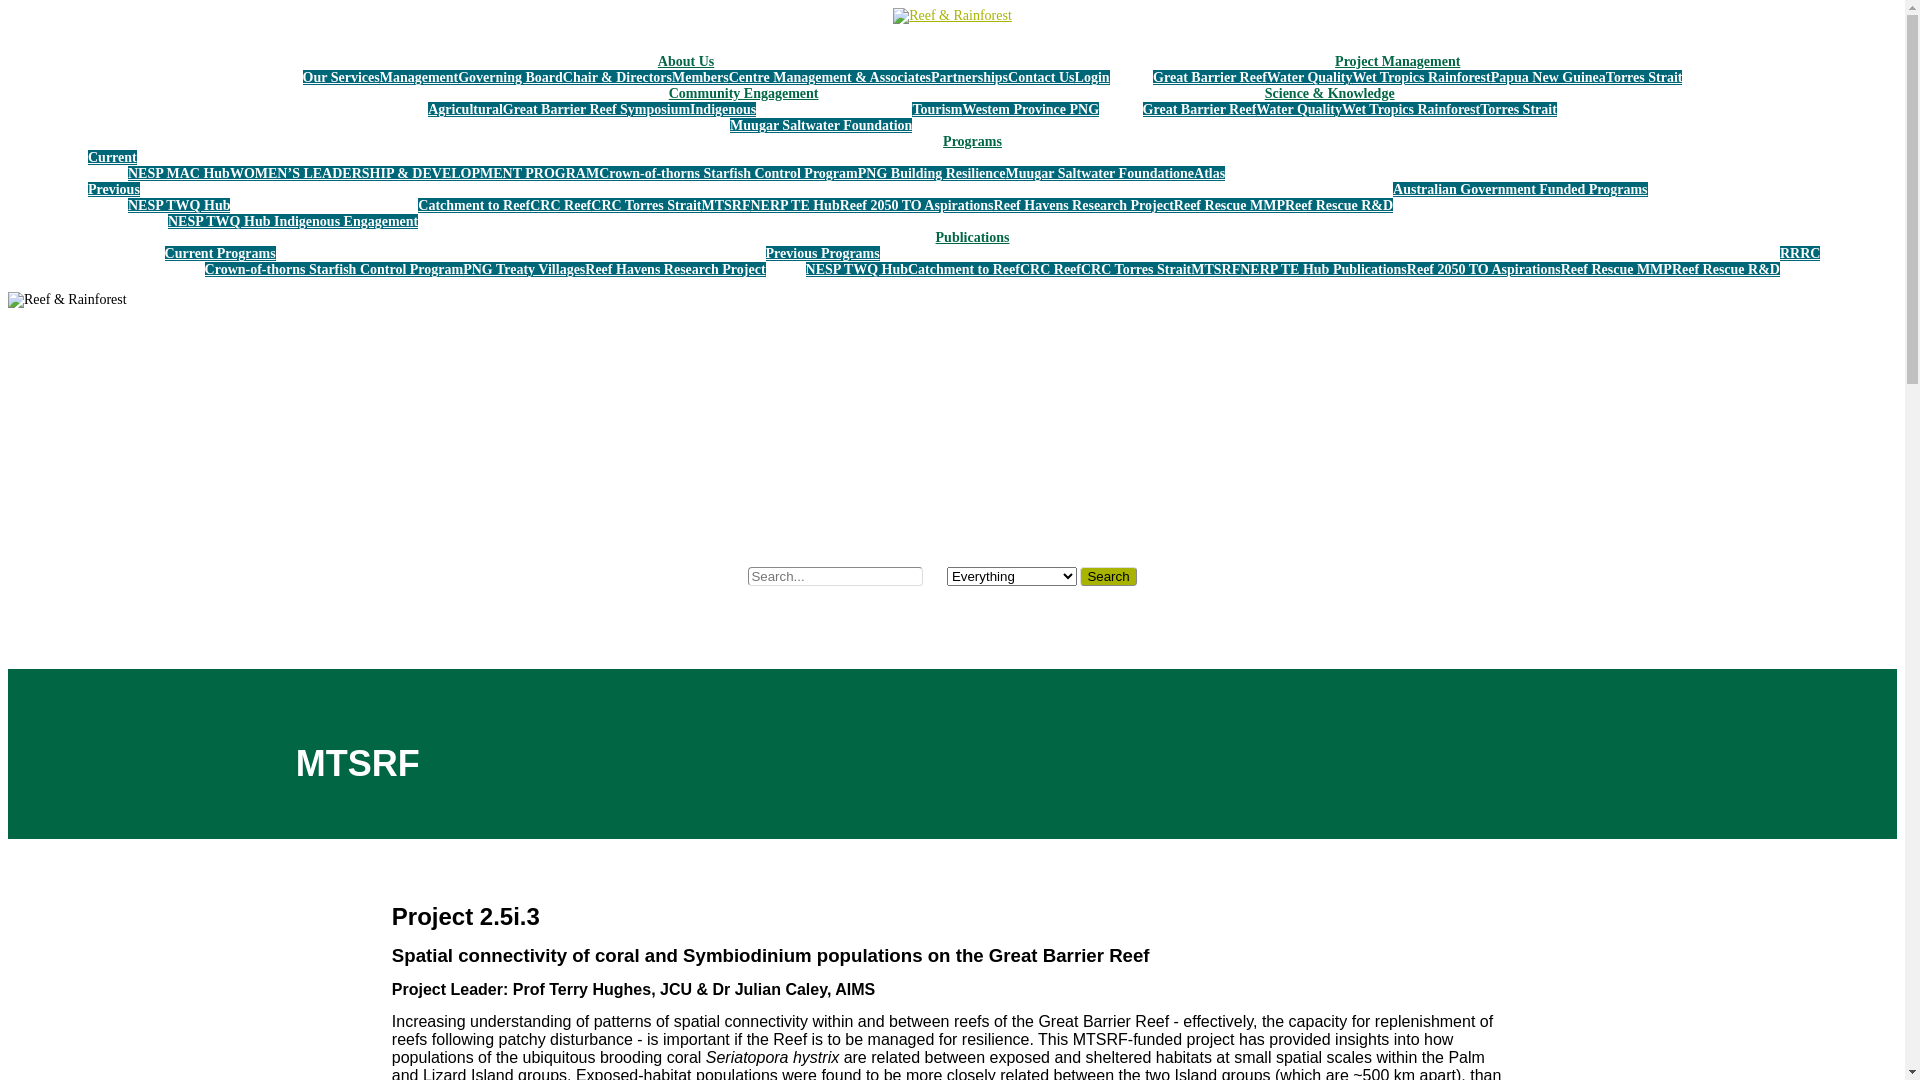  What do you see at coordinates (1780, 252) in the screenshot?
I see `'RRRC'` at bounding box center [1780, 252].